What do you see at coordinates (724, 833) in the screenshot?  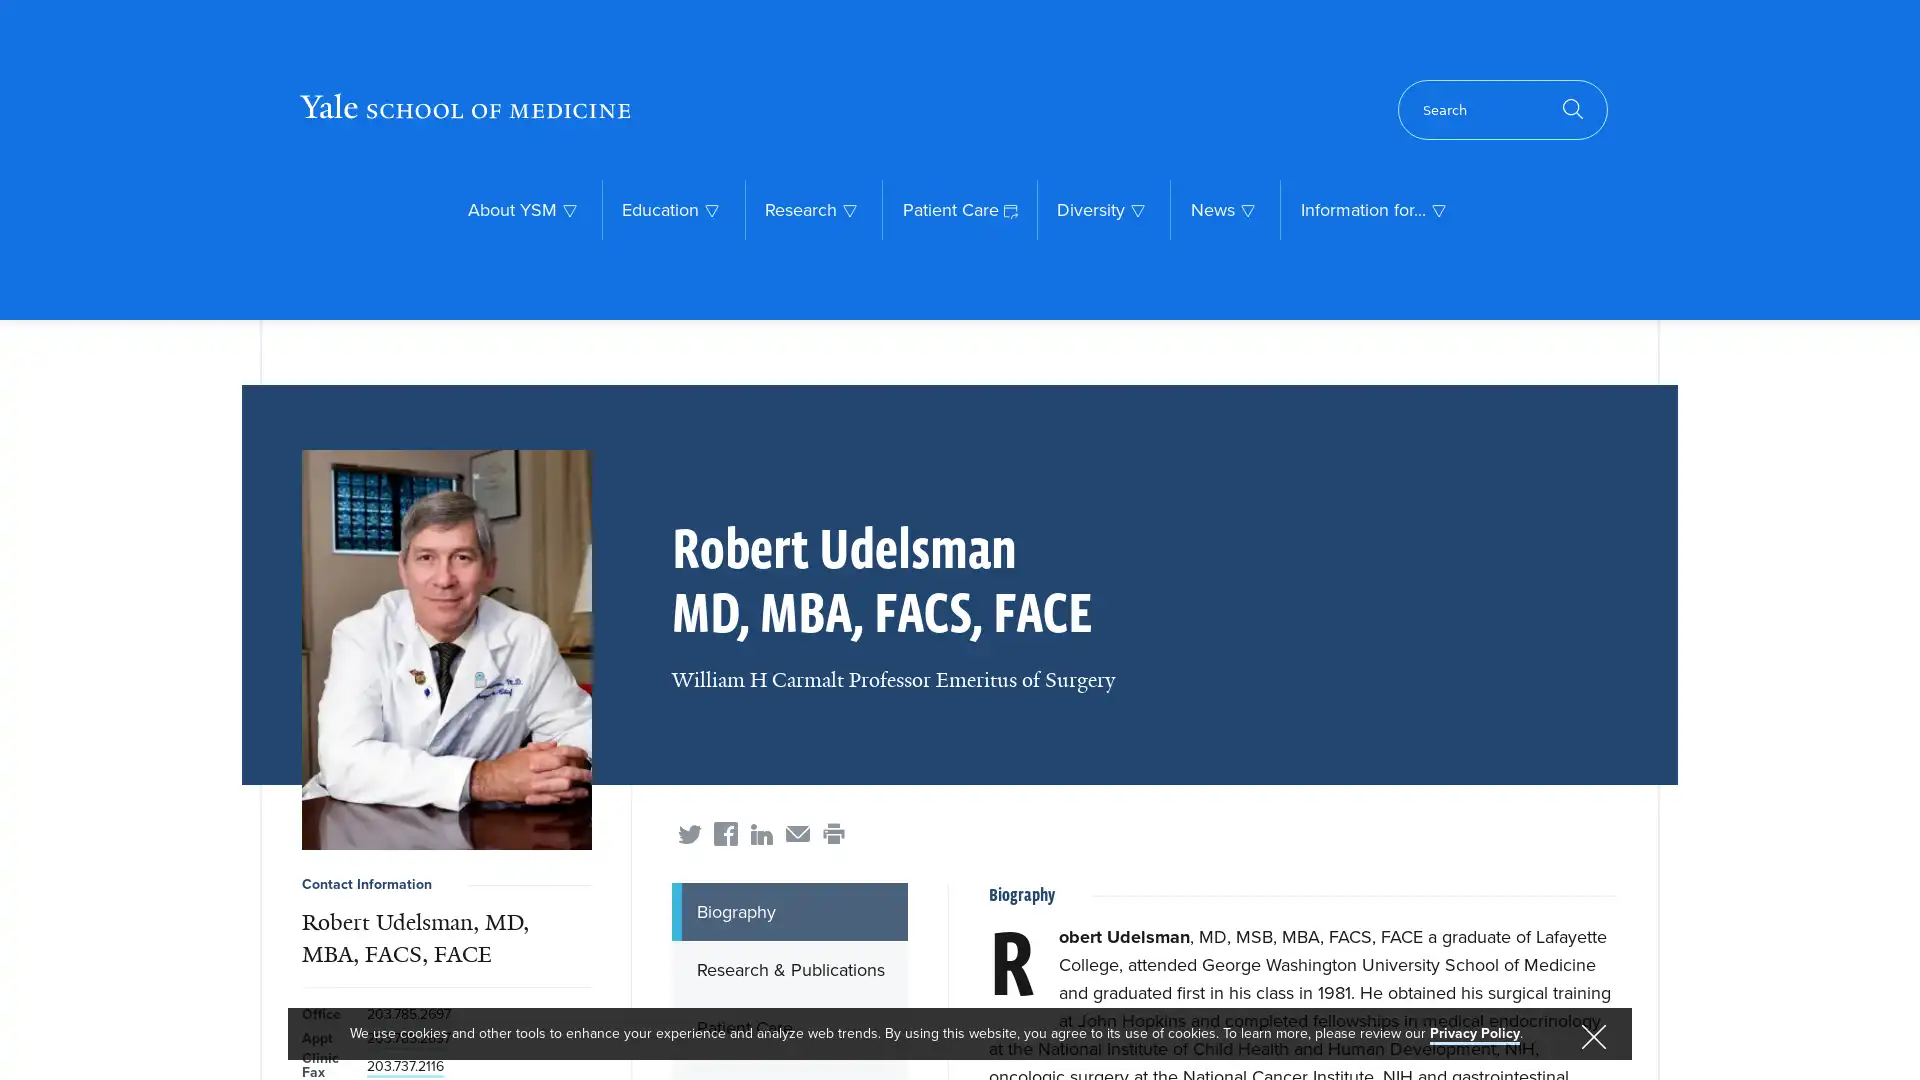 I see `Share via Facebook` at bounding box center [724, 833].